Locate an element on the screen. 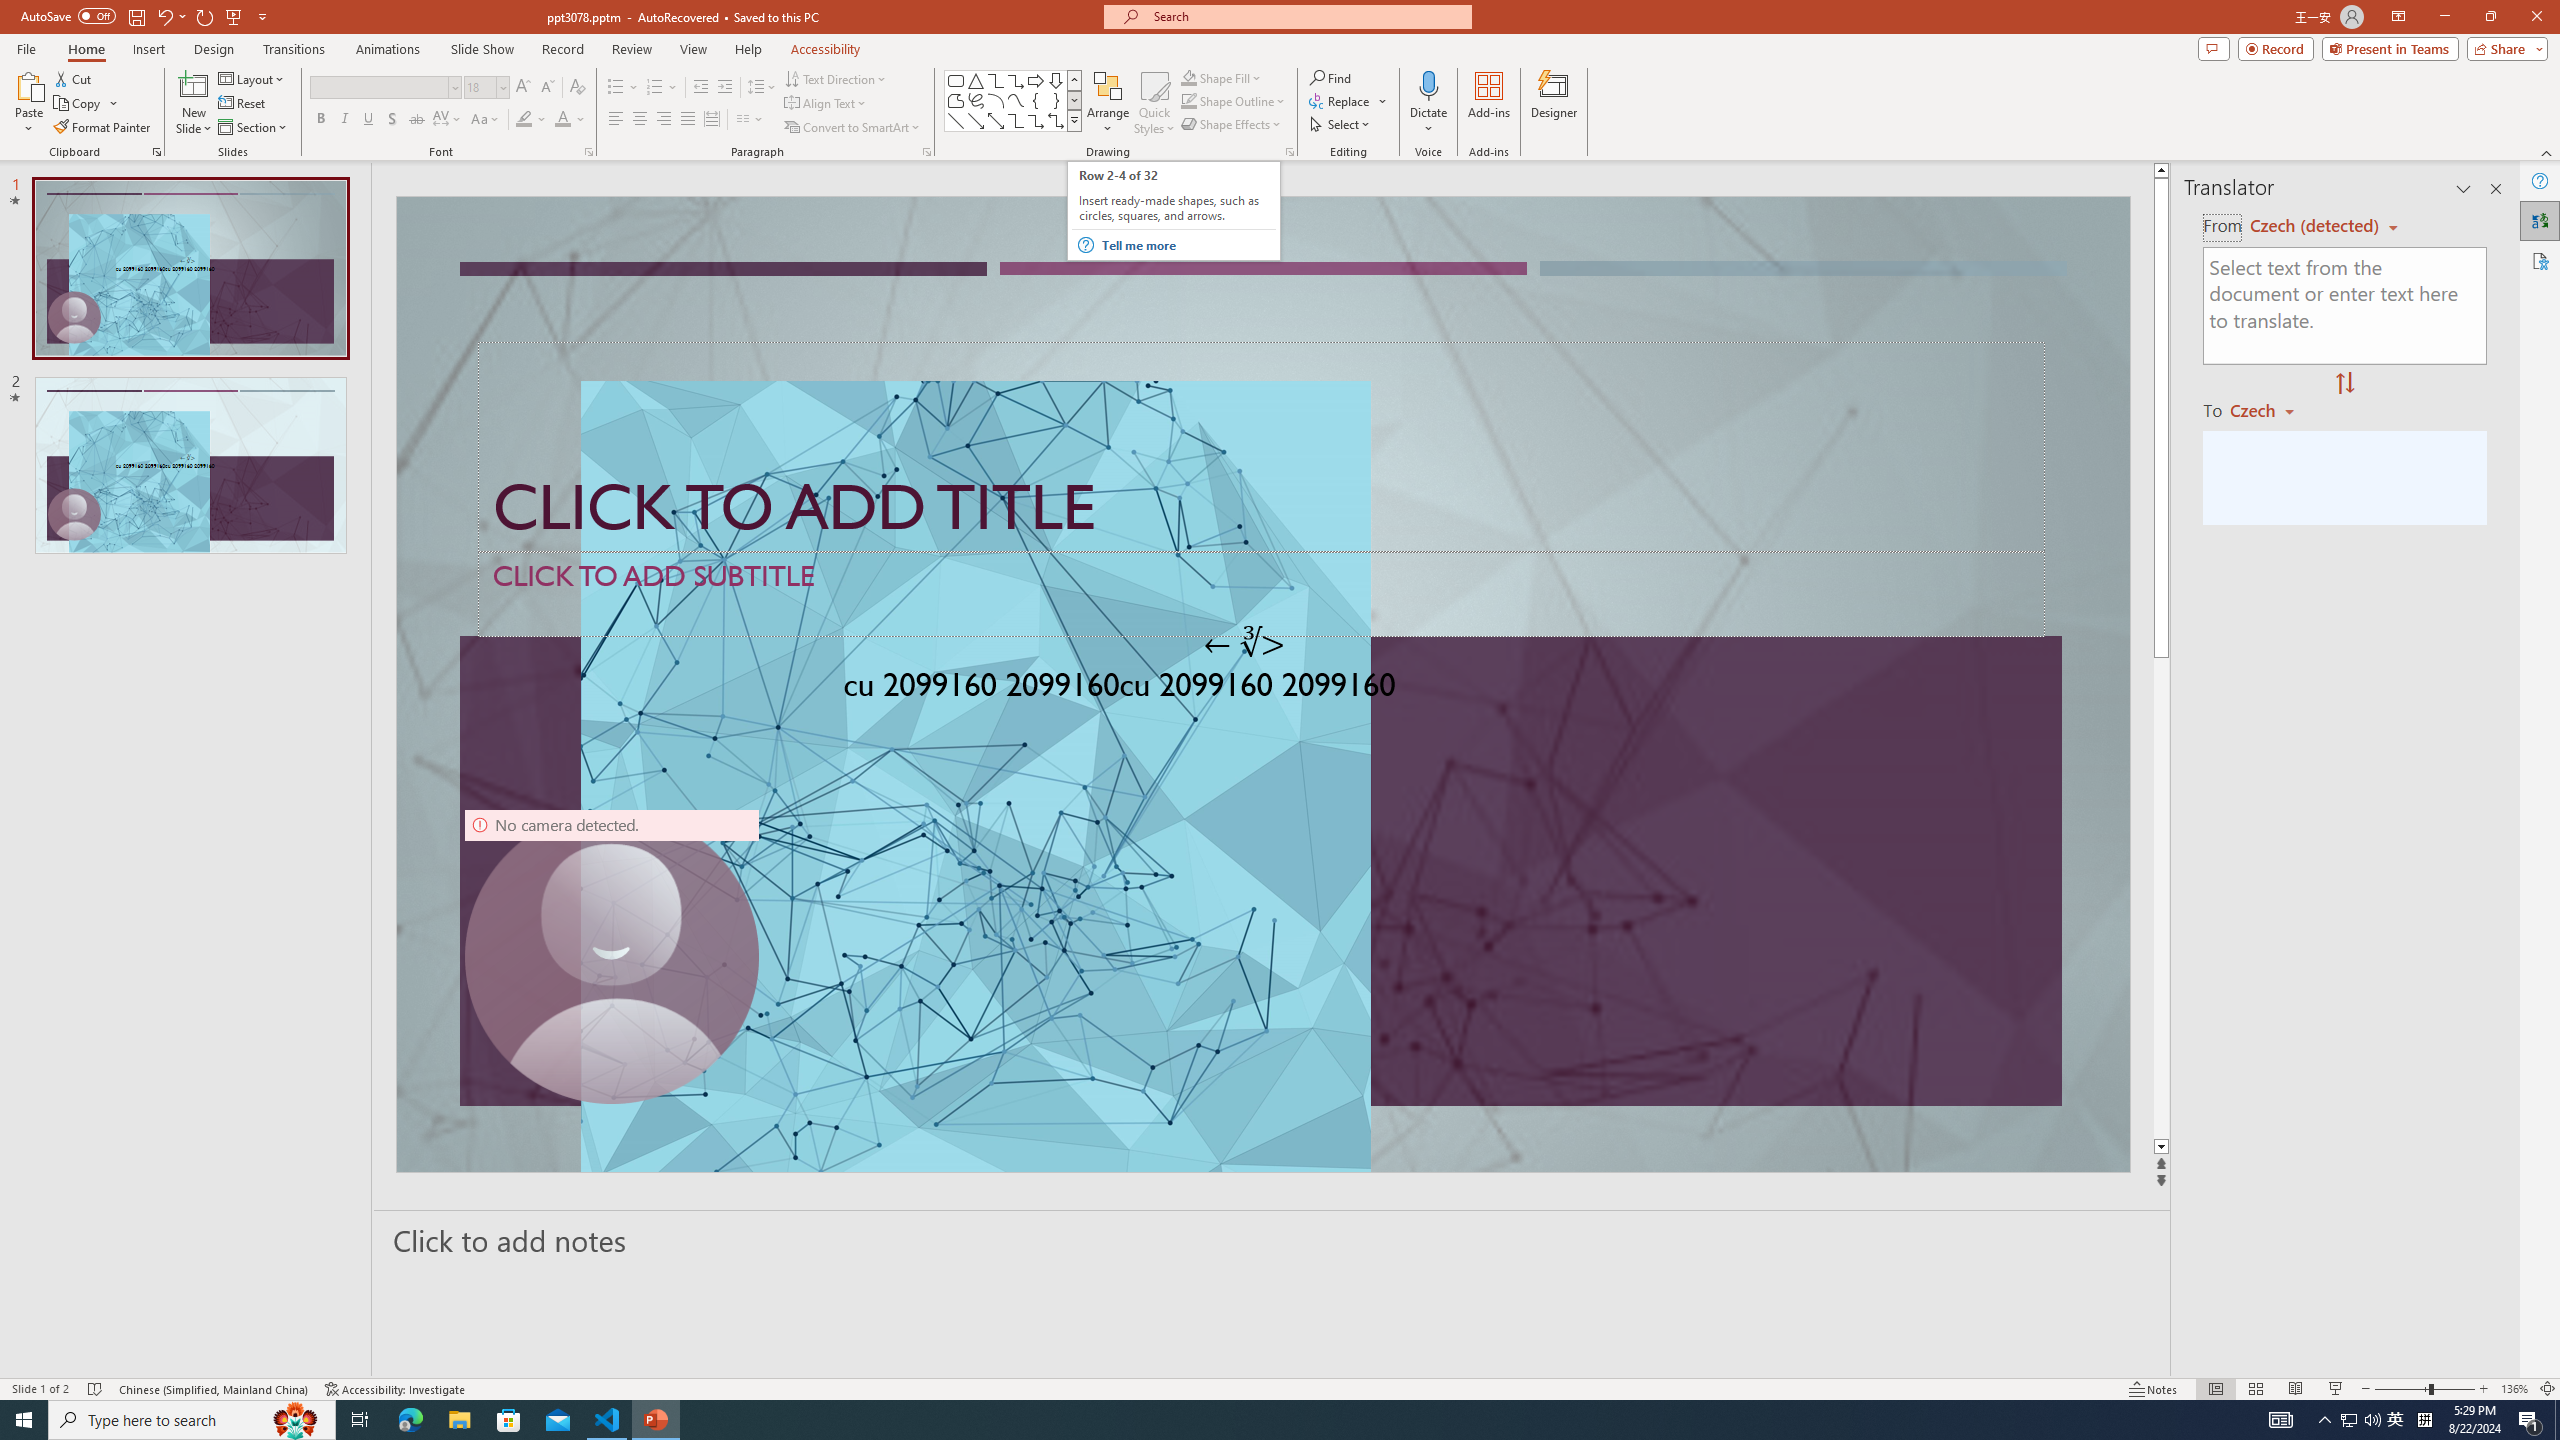 The height and width of the screenshot is (1440, 2560). 'Underline' is located at coordinates (367, 118).